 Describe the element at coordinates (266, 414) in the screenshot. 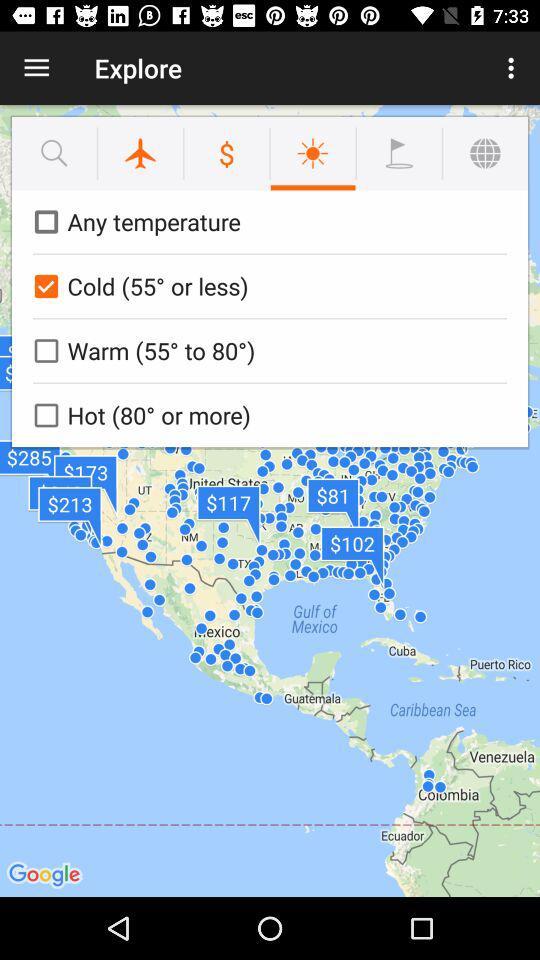

I see `the hot 80 or` at that location.